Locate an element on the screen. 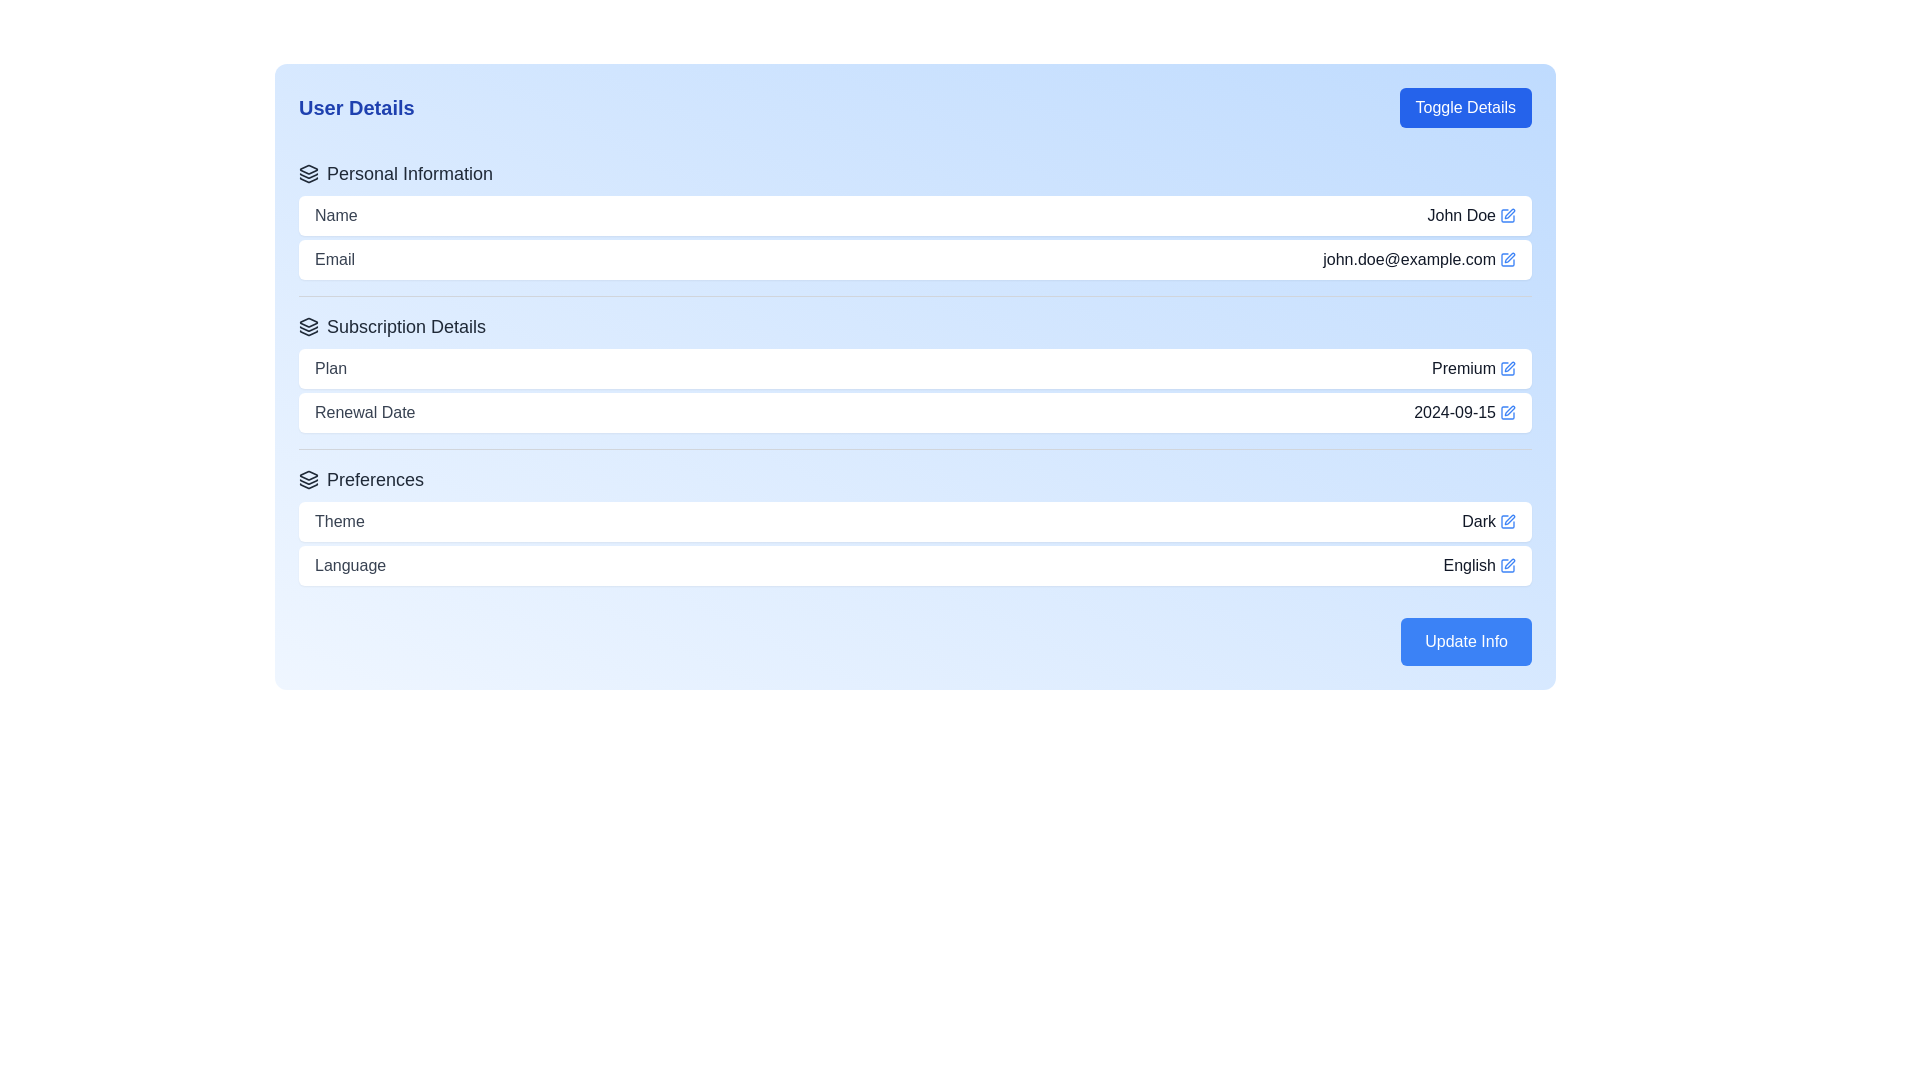  the icon representing the 'Subscription Details' section, located to the left of the text within the Subscription Details area is located at coordinates (307, 326).